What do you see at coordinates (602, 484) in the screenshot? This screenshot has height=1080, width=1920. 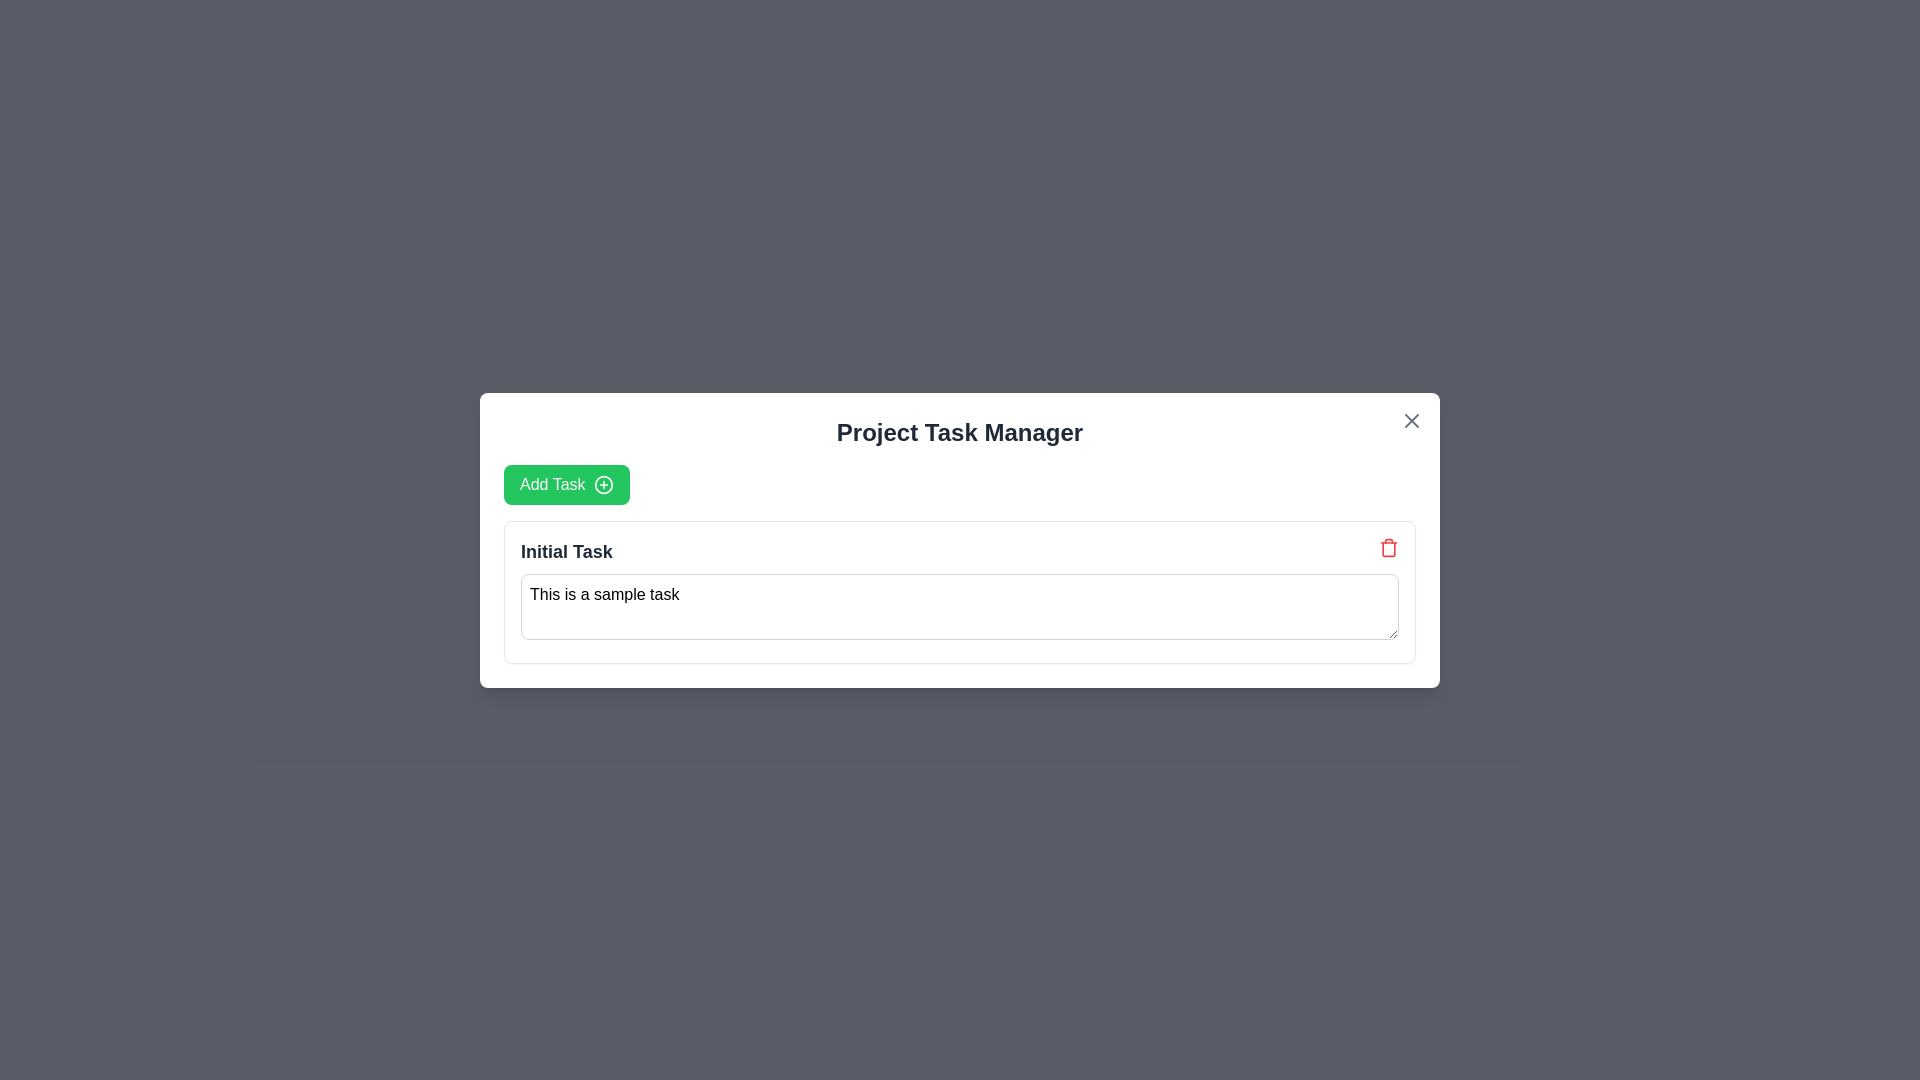 I see `the SVG circle element that is part of the plus icon, located to the right of the 'Add Task' button in the task manager dialog` at bounding box center [602, 484].